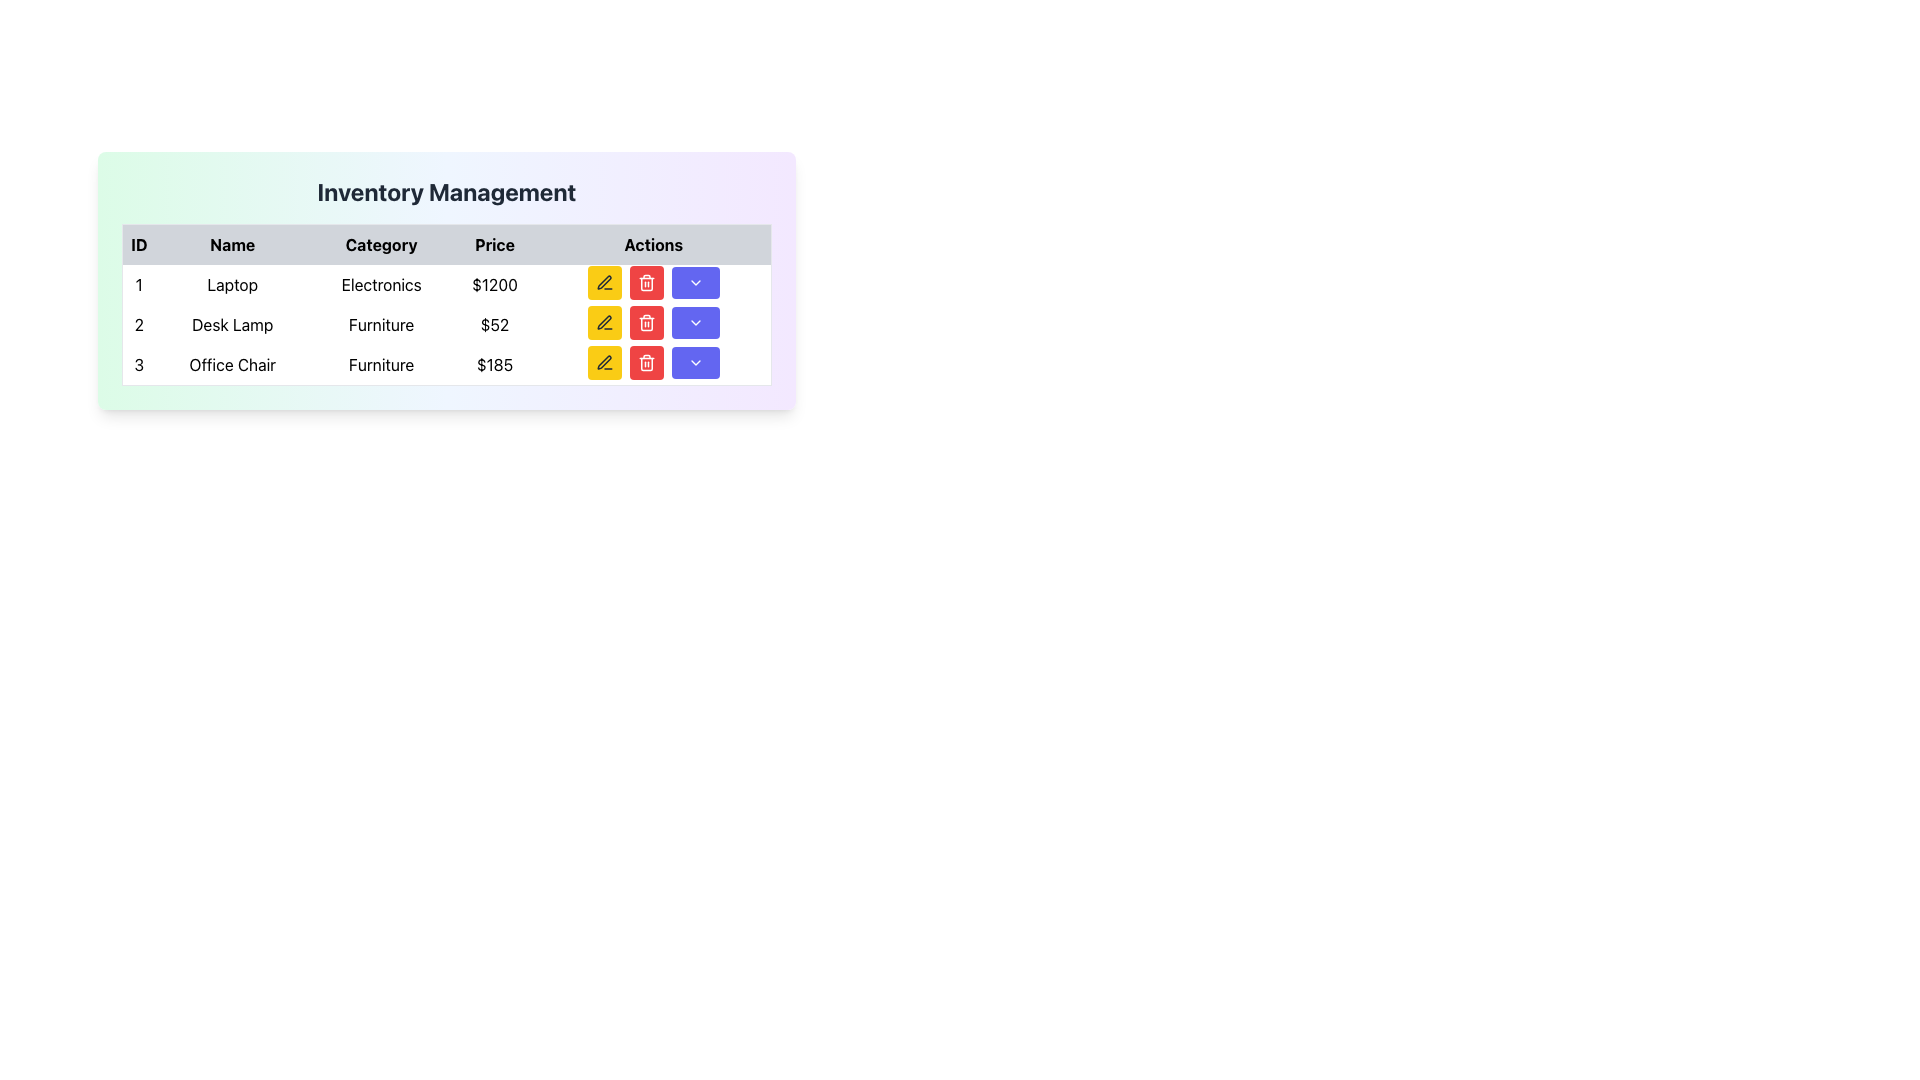 This screenshot has width=1920, height=1080. Describe the element at coordinates (381, 323) in the screenshot. I see `the non-interactive text label representing the category 'Desk Lamp' located in the second row of the table under the heading 'Category'` at that location.